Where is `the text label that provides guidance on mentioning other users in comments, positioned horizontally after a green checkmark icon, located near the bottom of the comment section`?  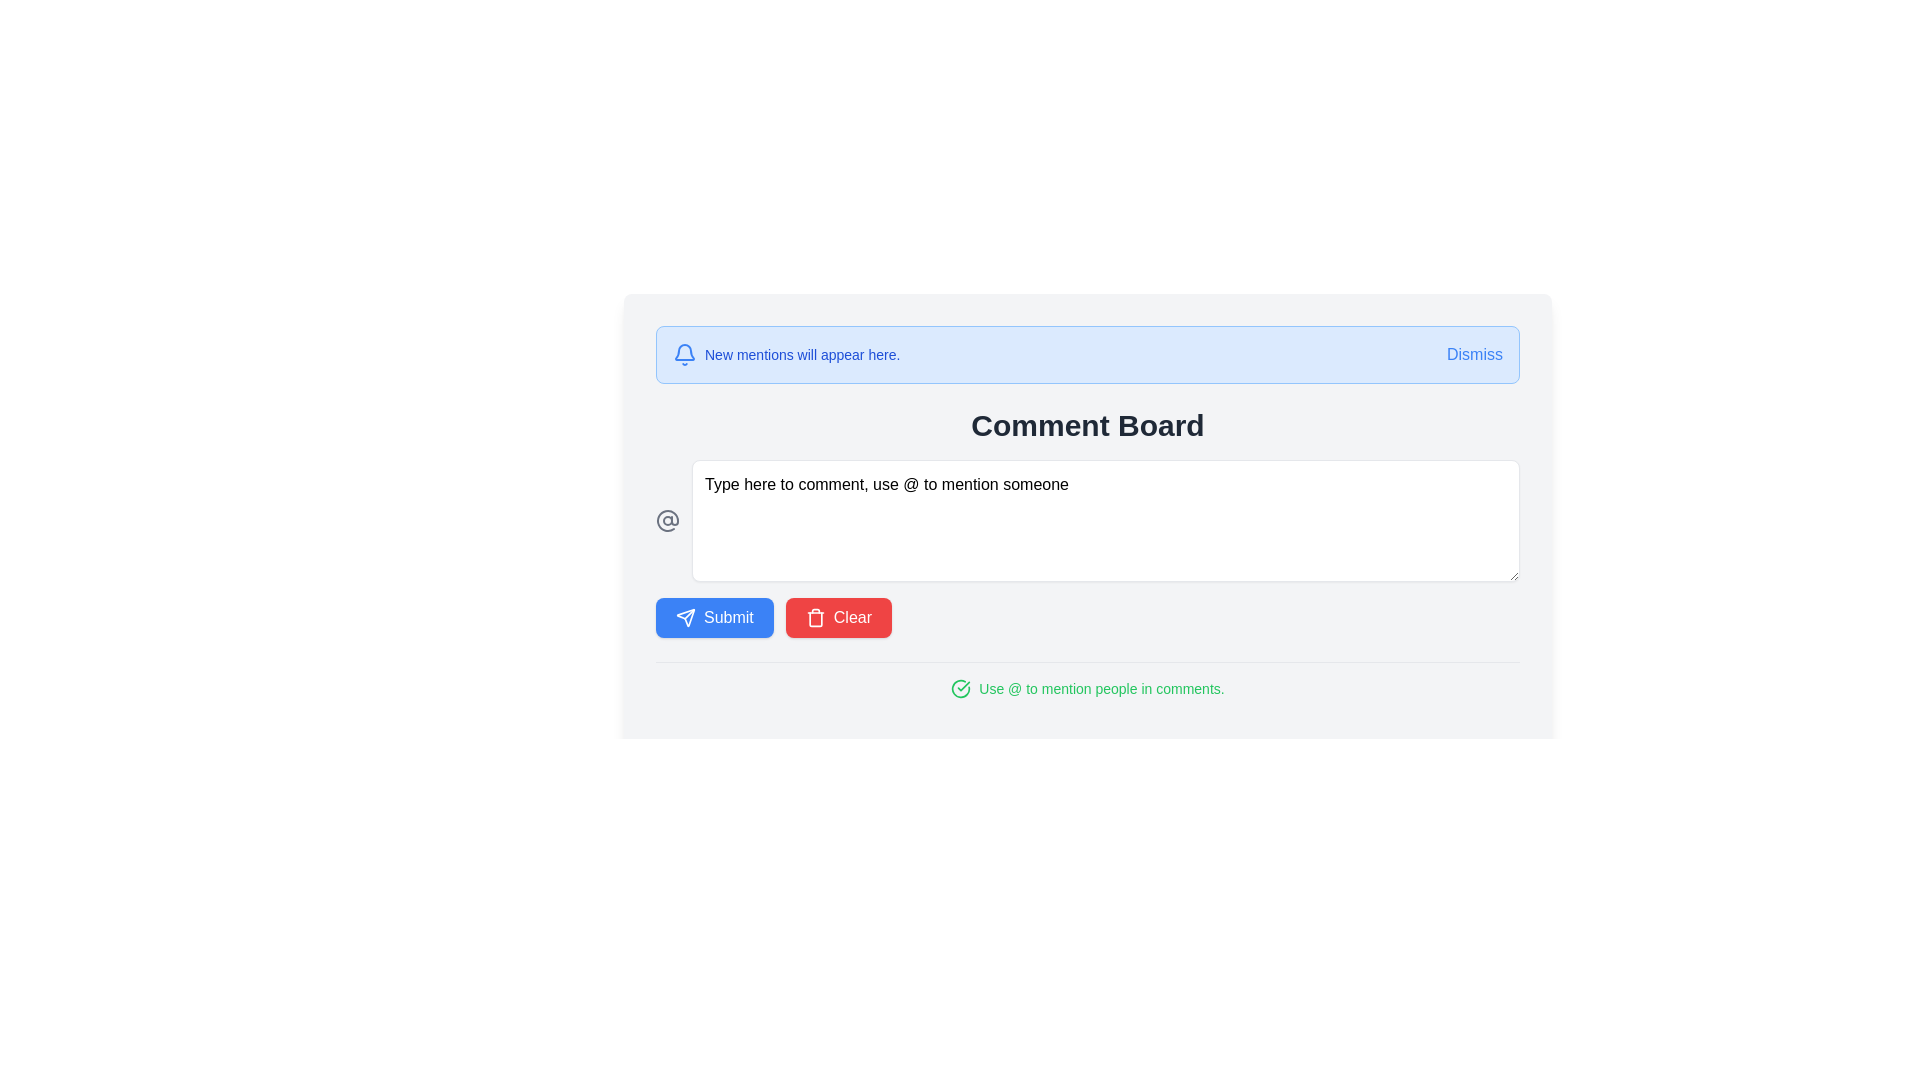
the text label that provides guidance on mentioning other users in comments, positioned horizontally after a green checkmark icon, located near the bottom of the comment section is located at coordinates (1101, 688).